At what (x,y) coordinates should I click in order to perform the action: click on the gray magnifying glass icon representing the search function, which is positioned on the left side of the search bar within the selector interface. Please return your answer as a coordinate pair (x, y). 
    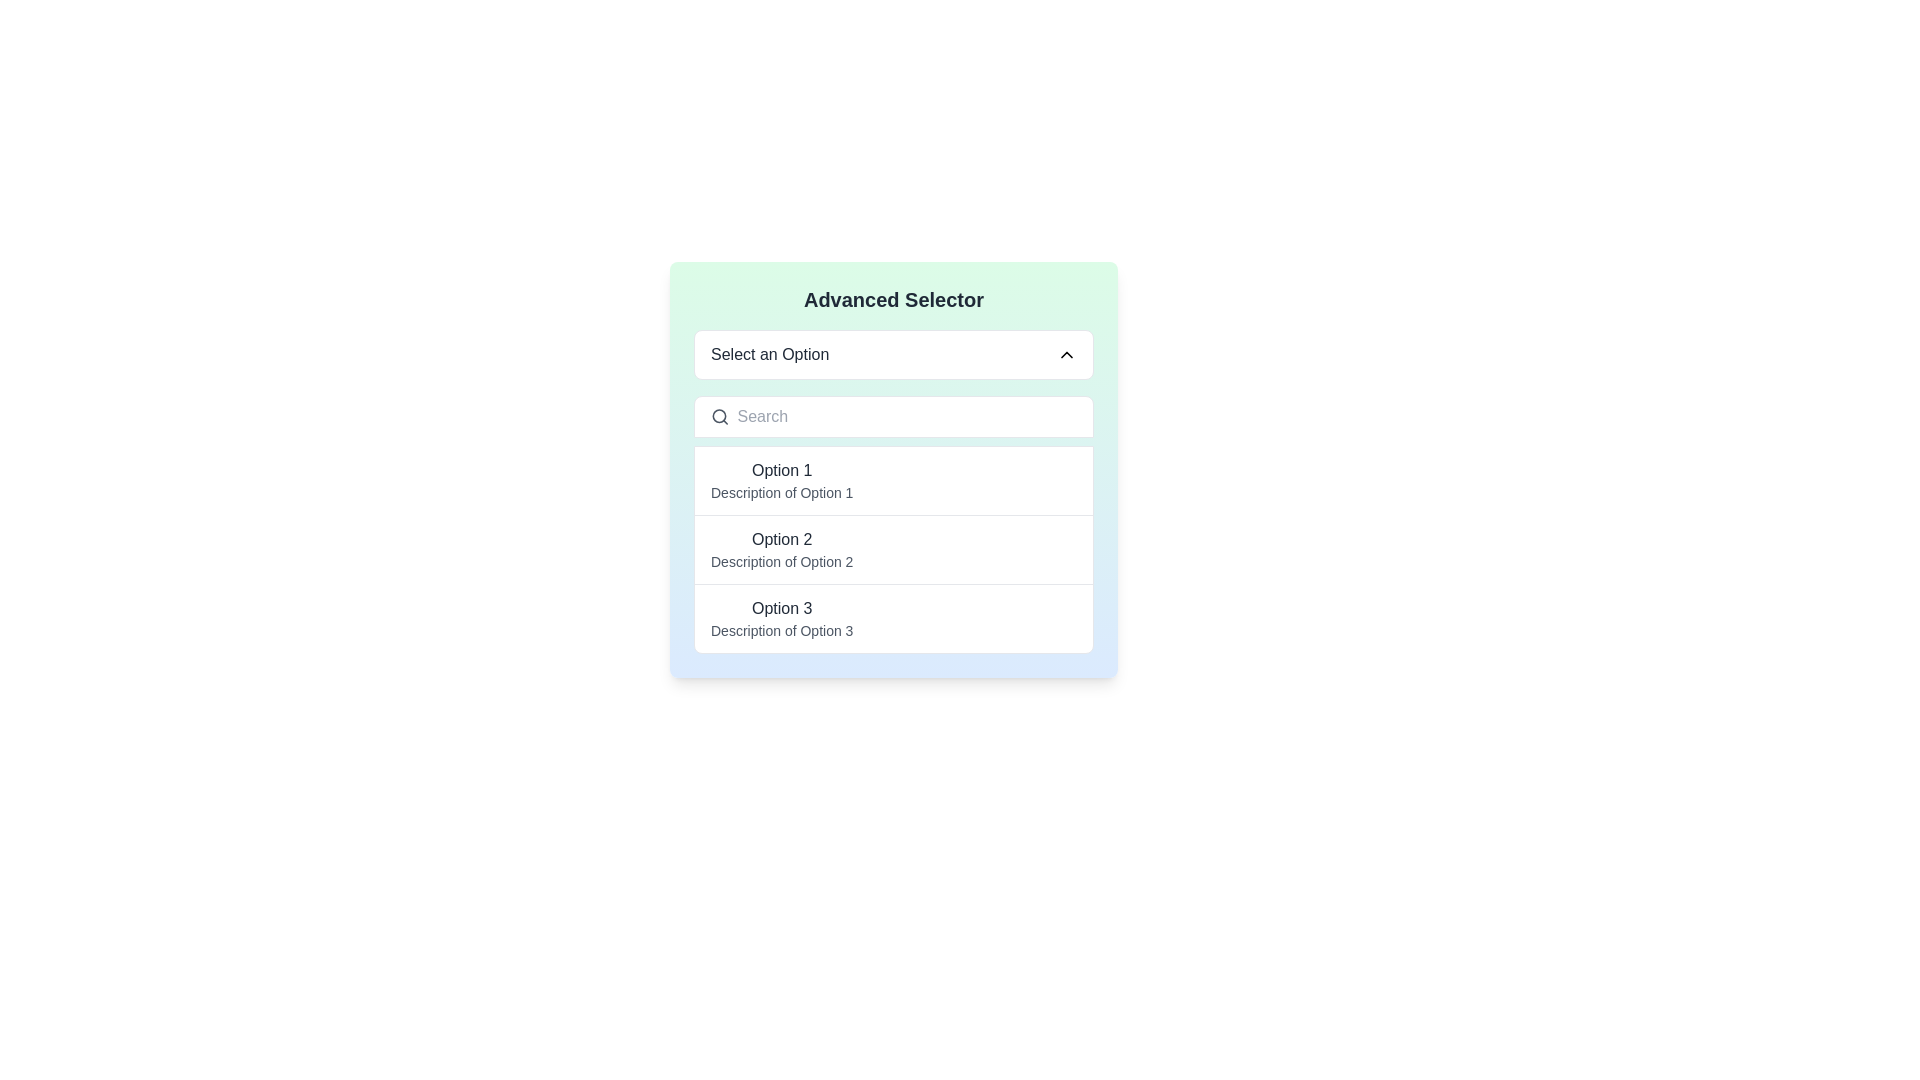
    Looking at the image, I should click on (720, 415).